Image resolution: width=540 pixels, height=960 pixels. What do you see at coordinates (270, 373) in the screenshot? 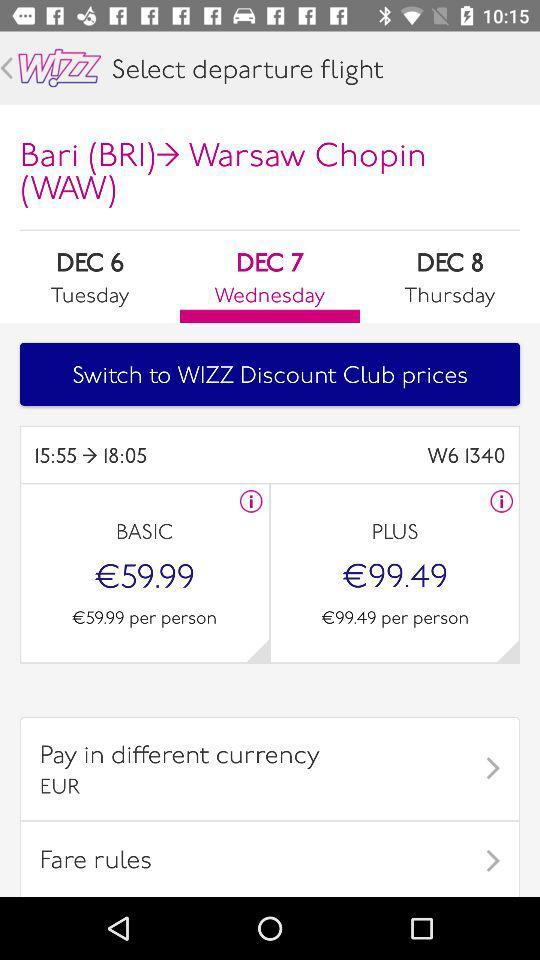
I see `switch to wizz icon` at bounding box center [270, 373].